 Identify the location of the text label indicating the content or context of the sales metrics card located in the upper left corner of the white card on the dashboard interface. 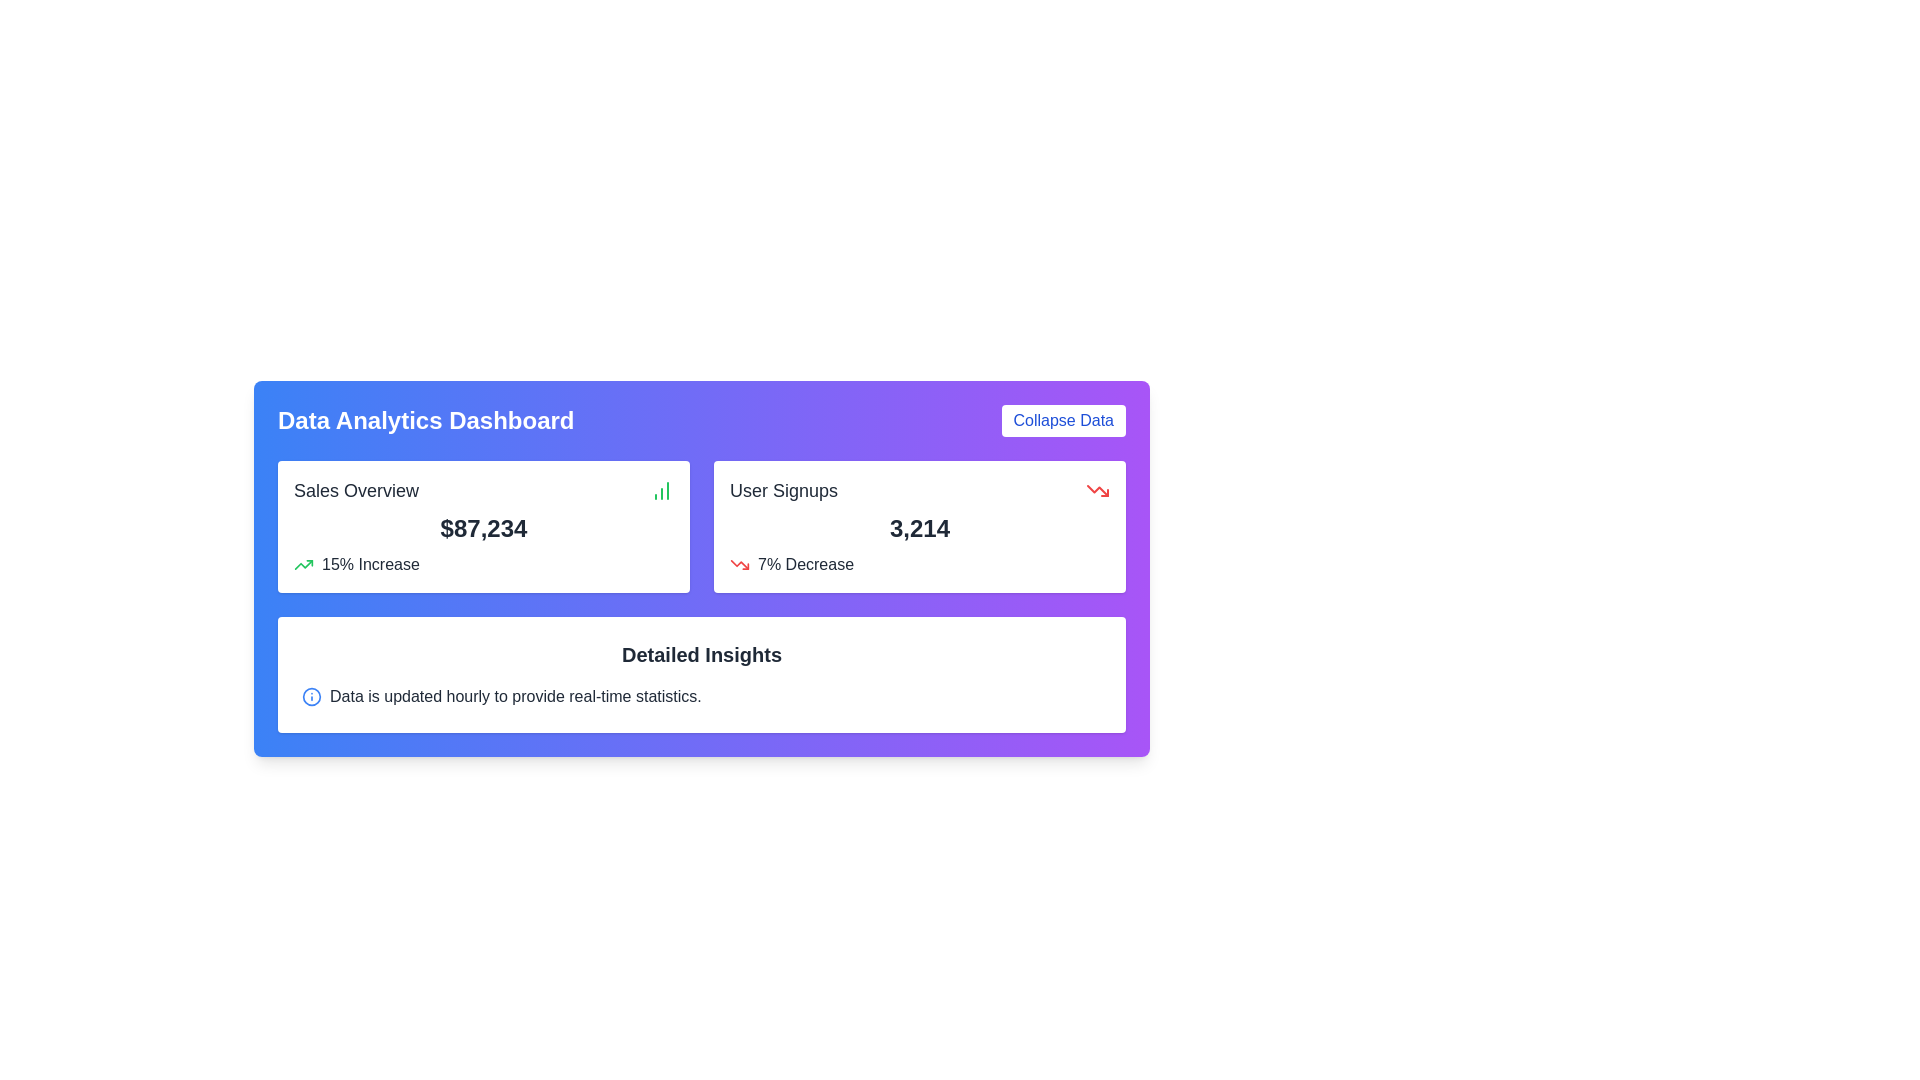
(356, 490).